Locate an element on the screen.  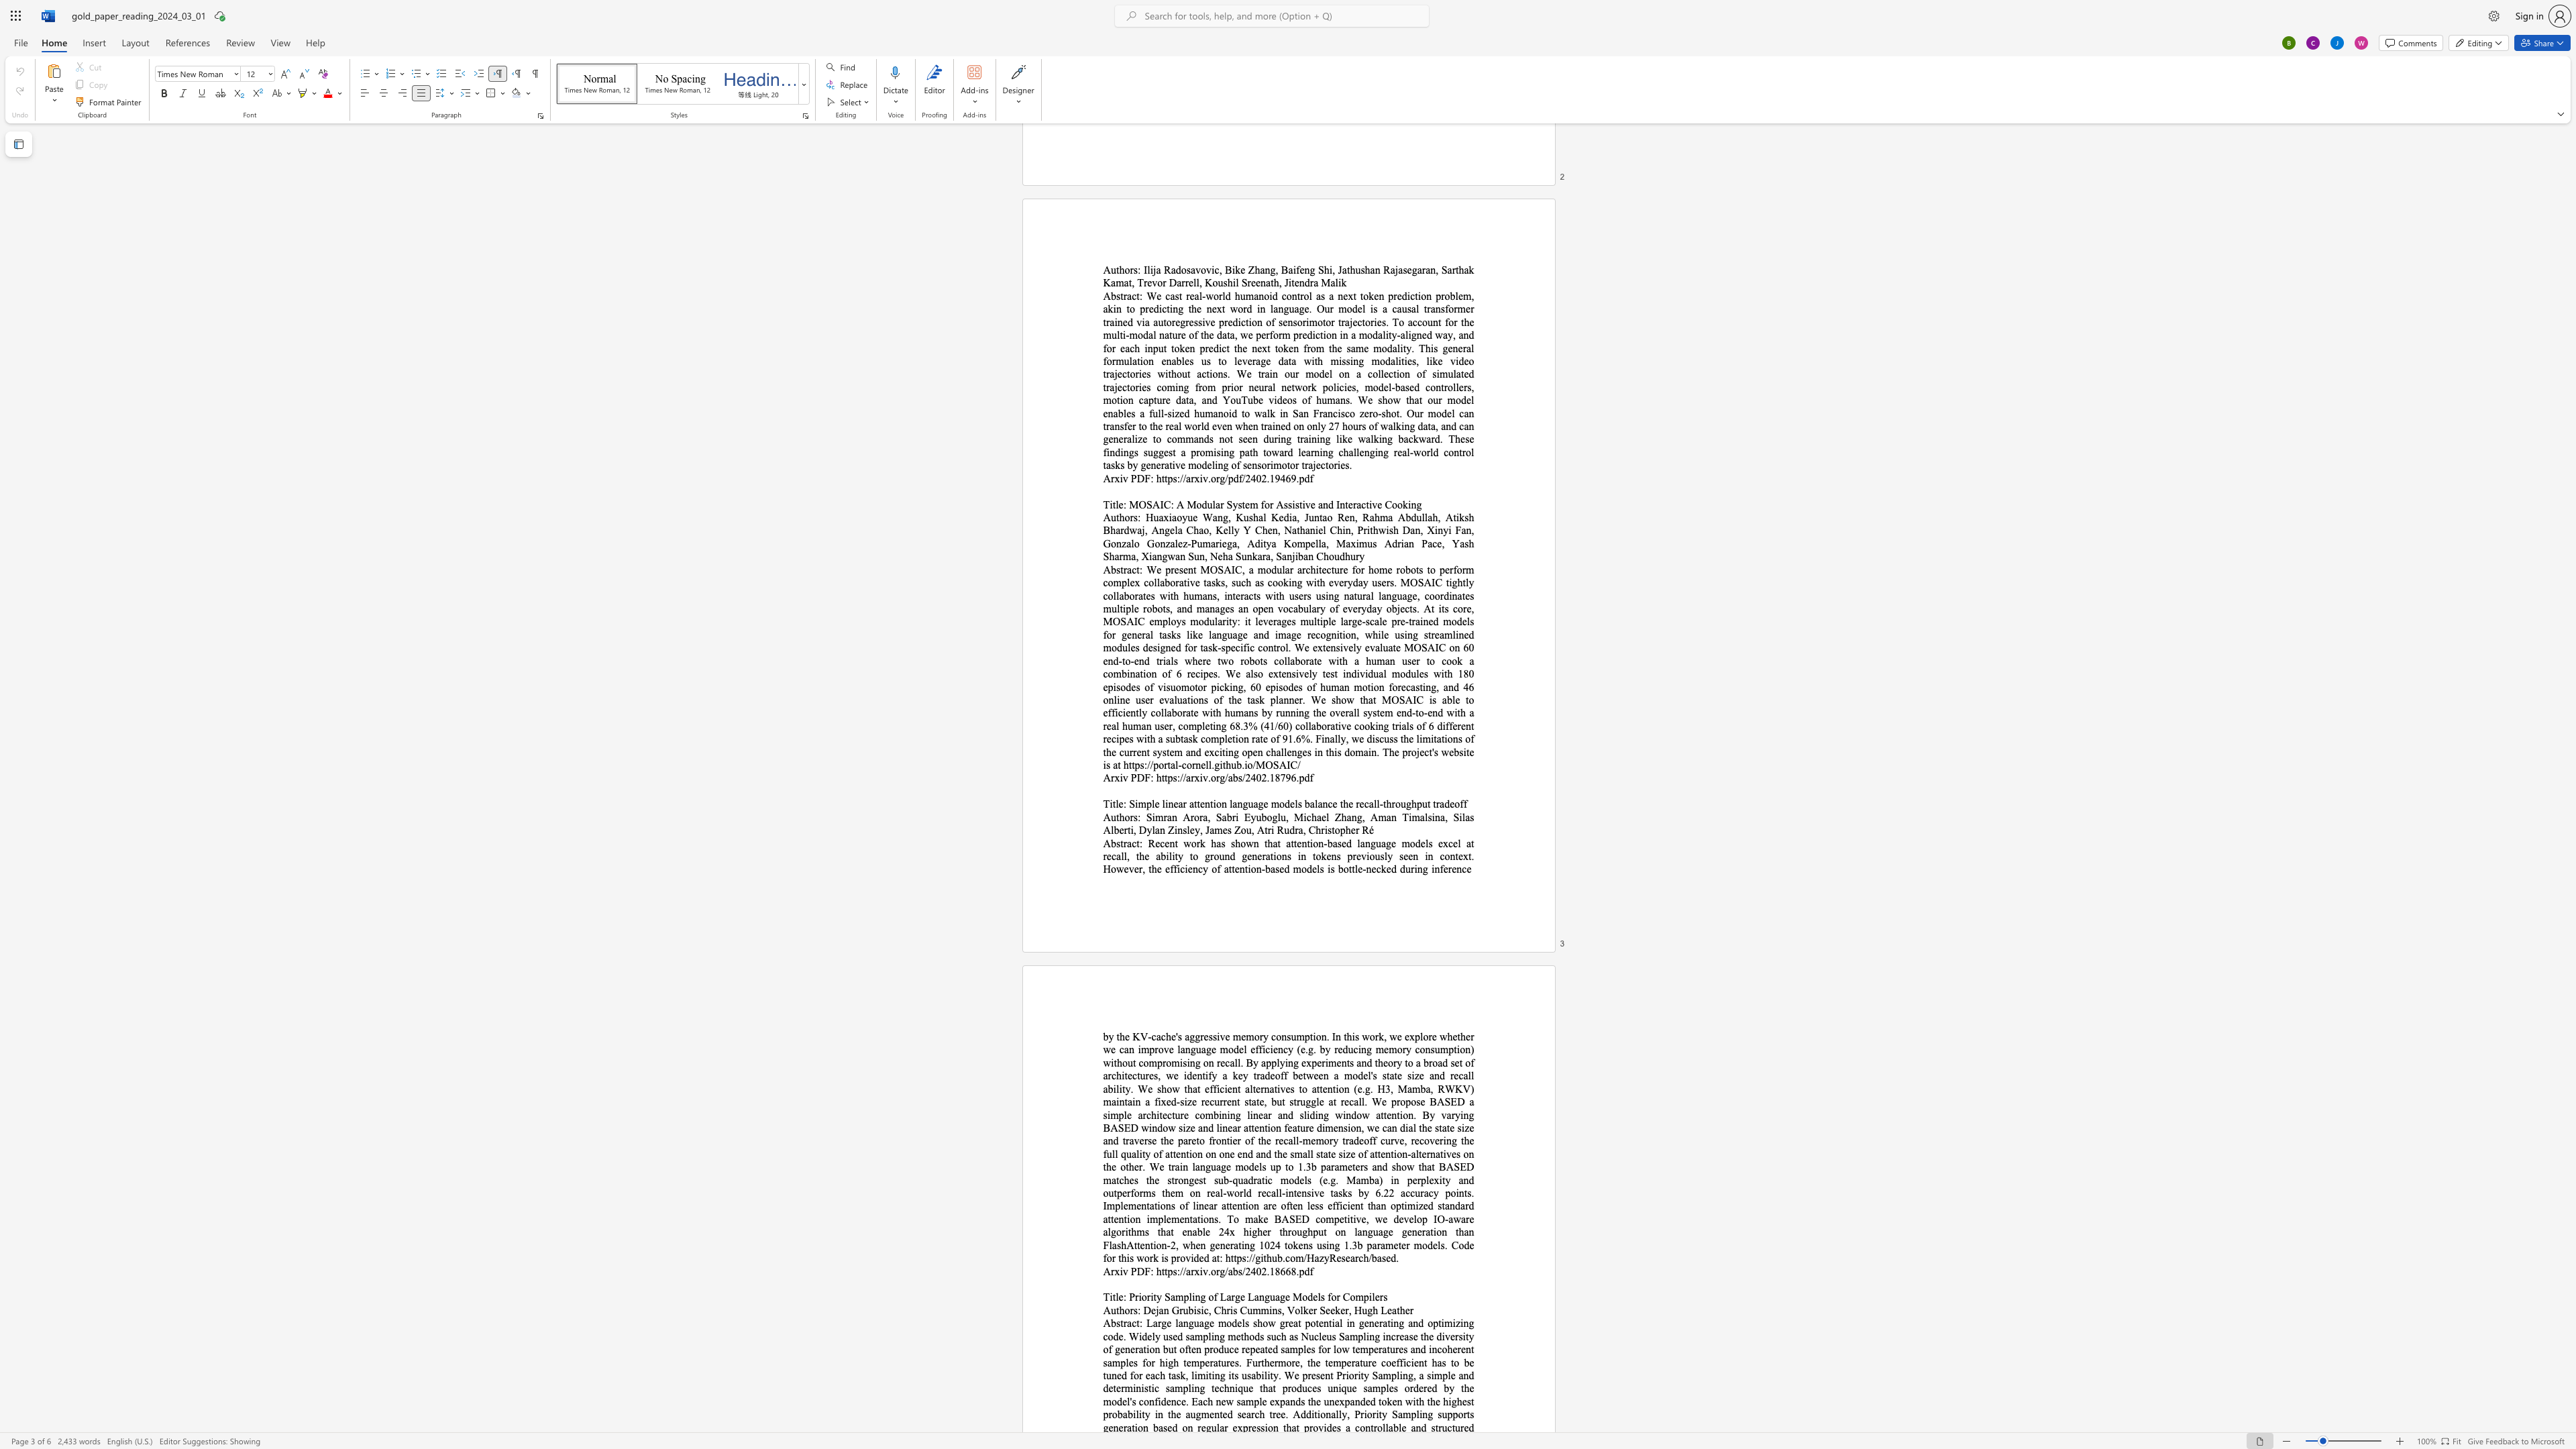
the 26th character "l" in the text is located at coordinates (1311, 1153).